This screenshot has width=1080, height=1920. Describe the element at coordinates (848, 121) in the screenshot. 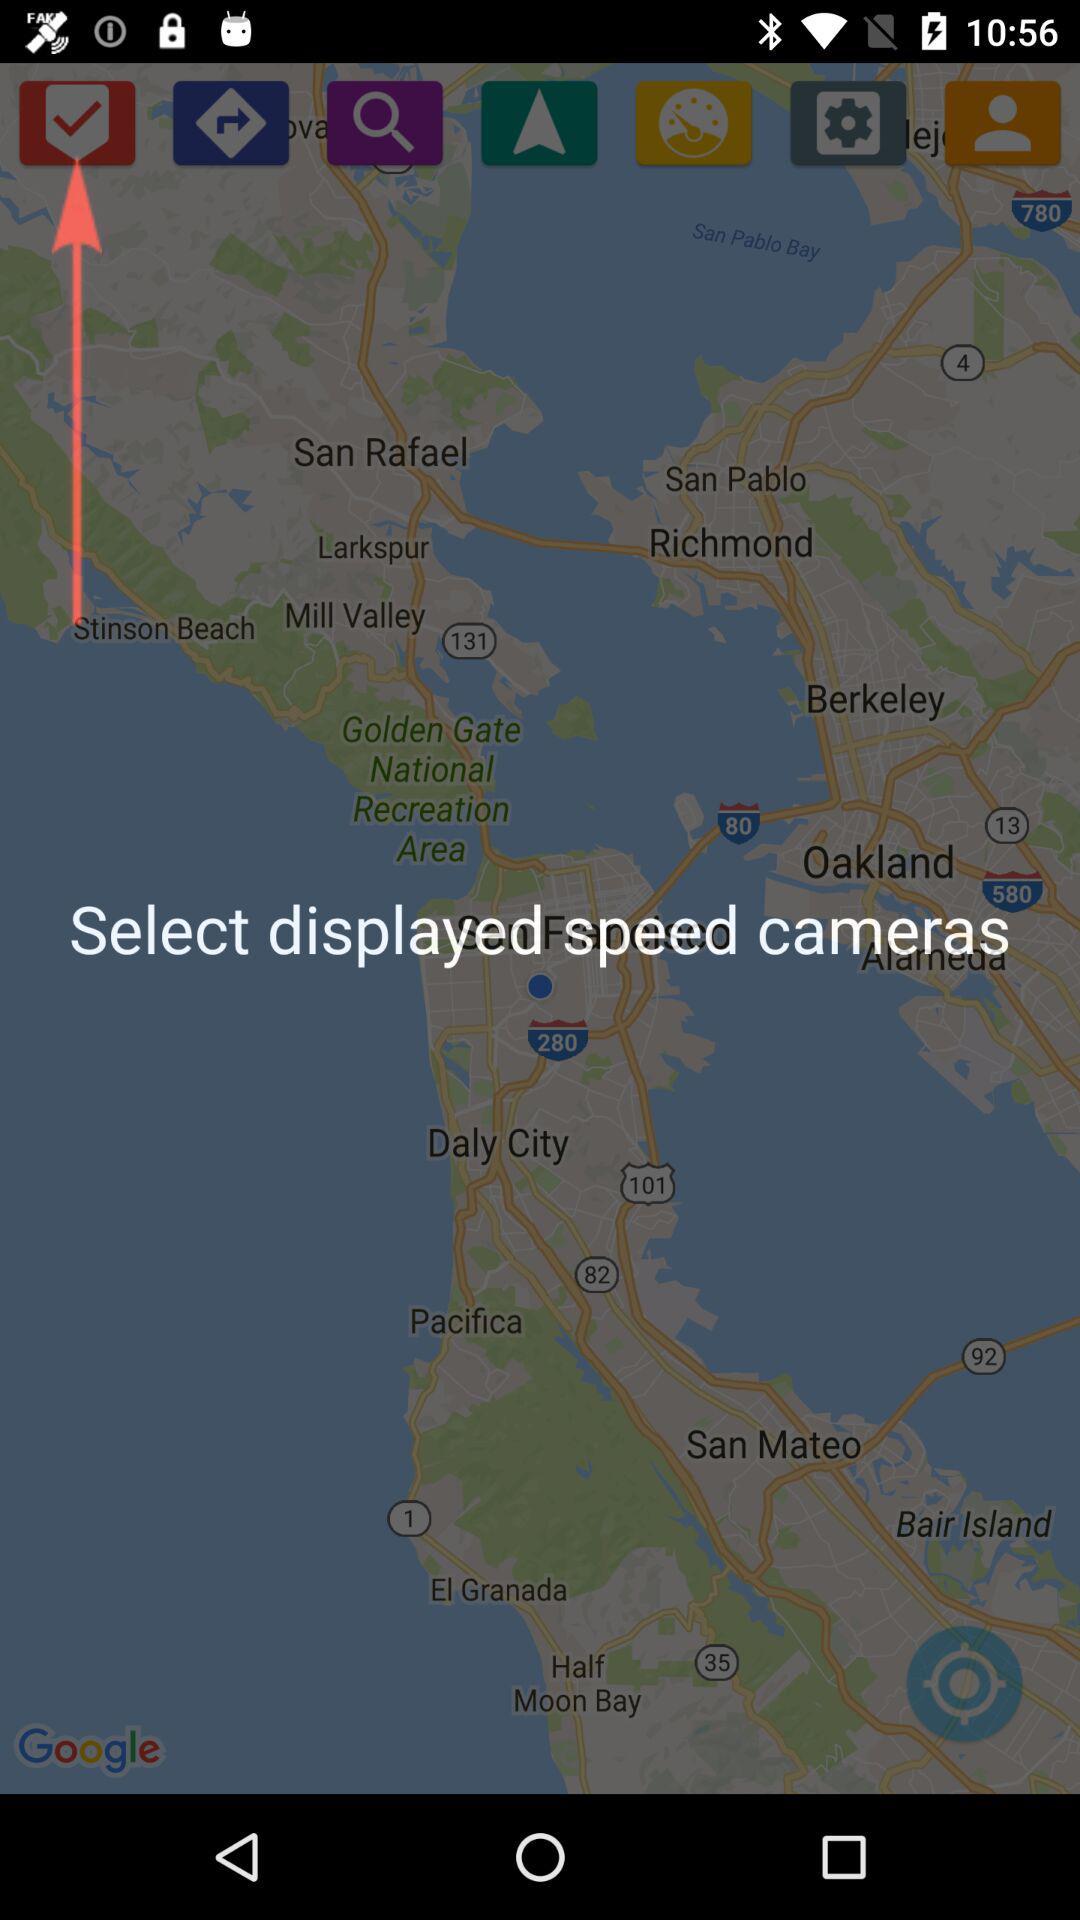

I see `icon above the select displayed speed app` at that location.